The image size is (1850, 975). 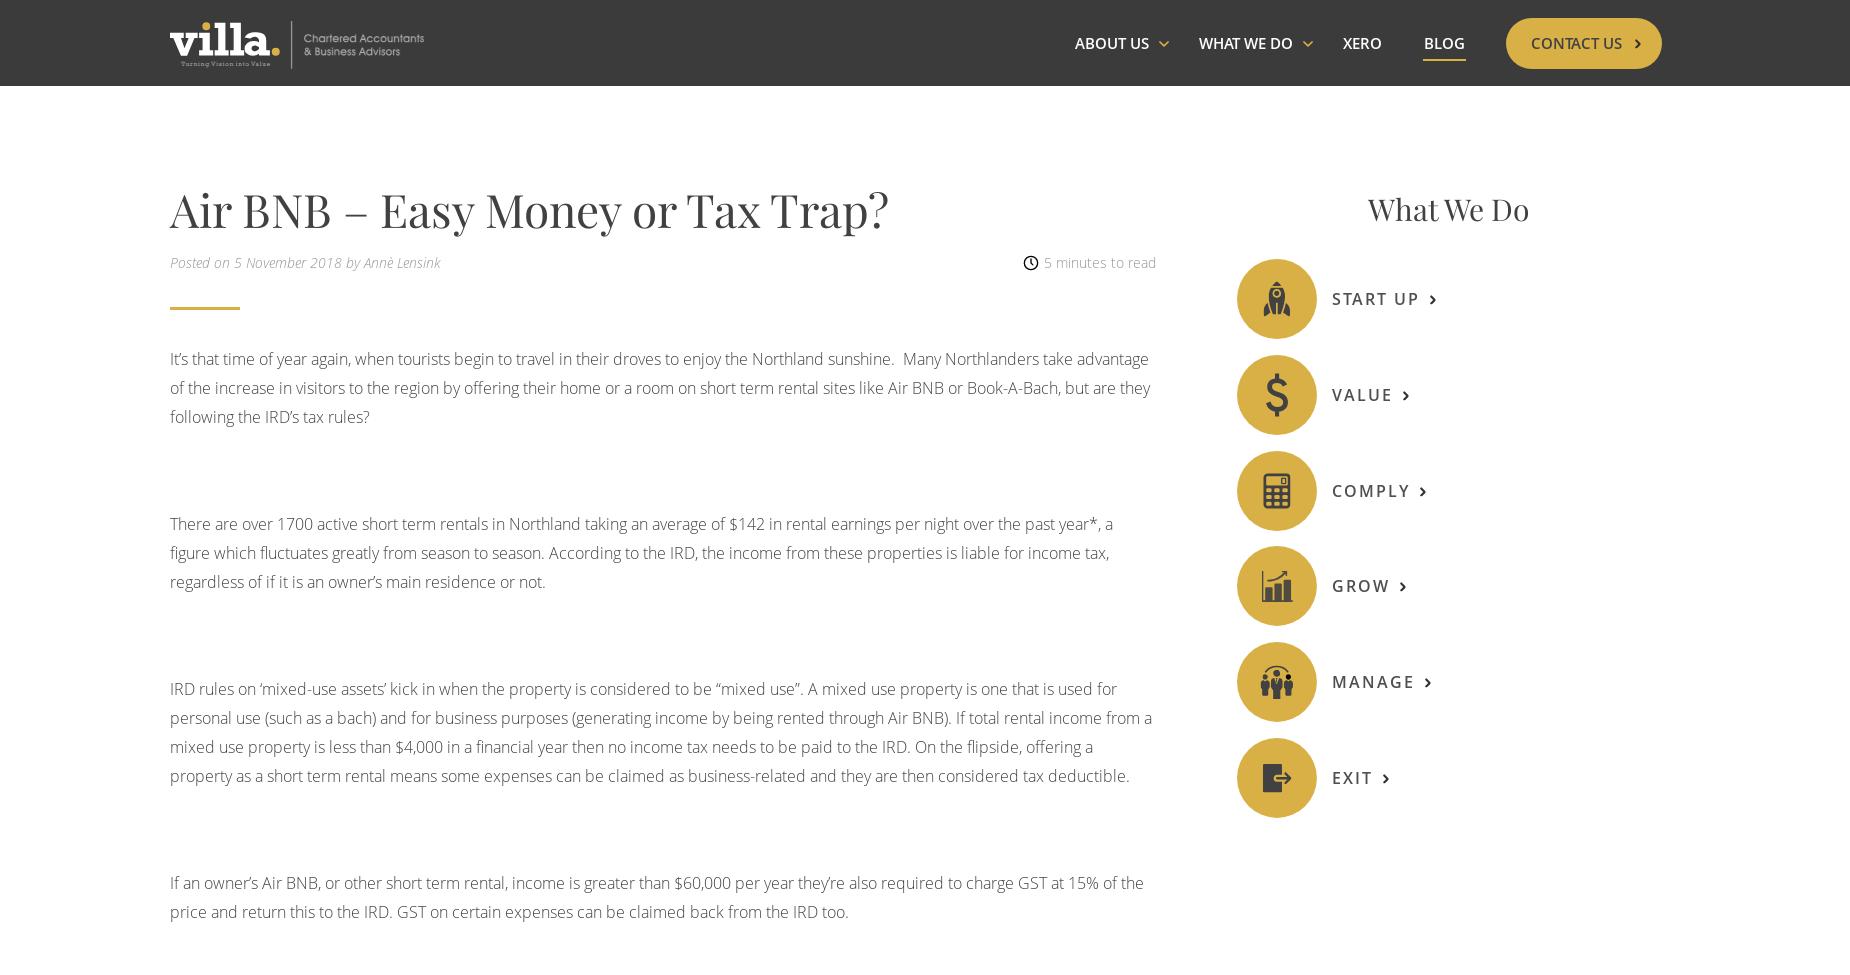 I want to click on '5 minutes to read', so click(x=1099, y=261).